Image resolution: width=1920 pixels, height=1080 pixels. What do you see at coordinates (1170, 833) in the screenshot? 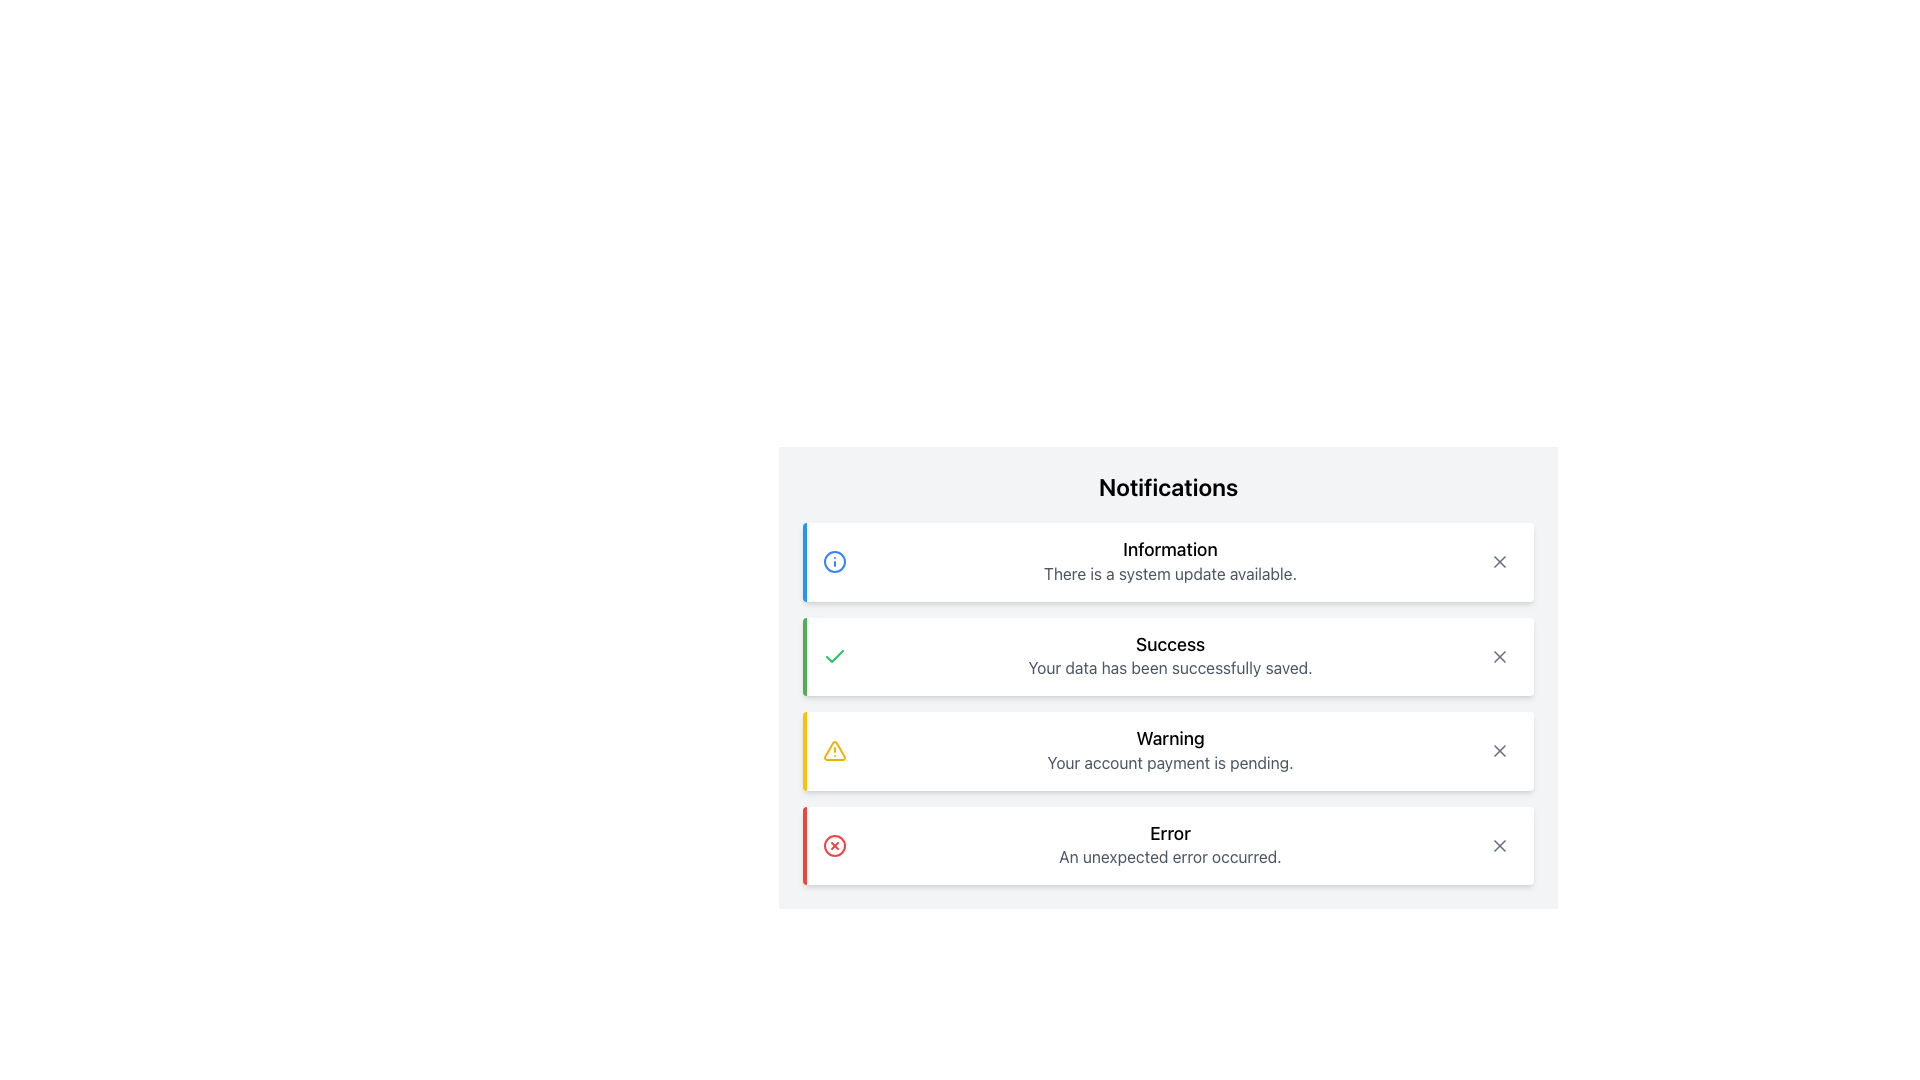
I see `the bold title text label displaying 'Error', which is styled in black font and larger text size, positioned above a descriptive sentence within the bottom-most notification card` at bounding box center [1170, 833].